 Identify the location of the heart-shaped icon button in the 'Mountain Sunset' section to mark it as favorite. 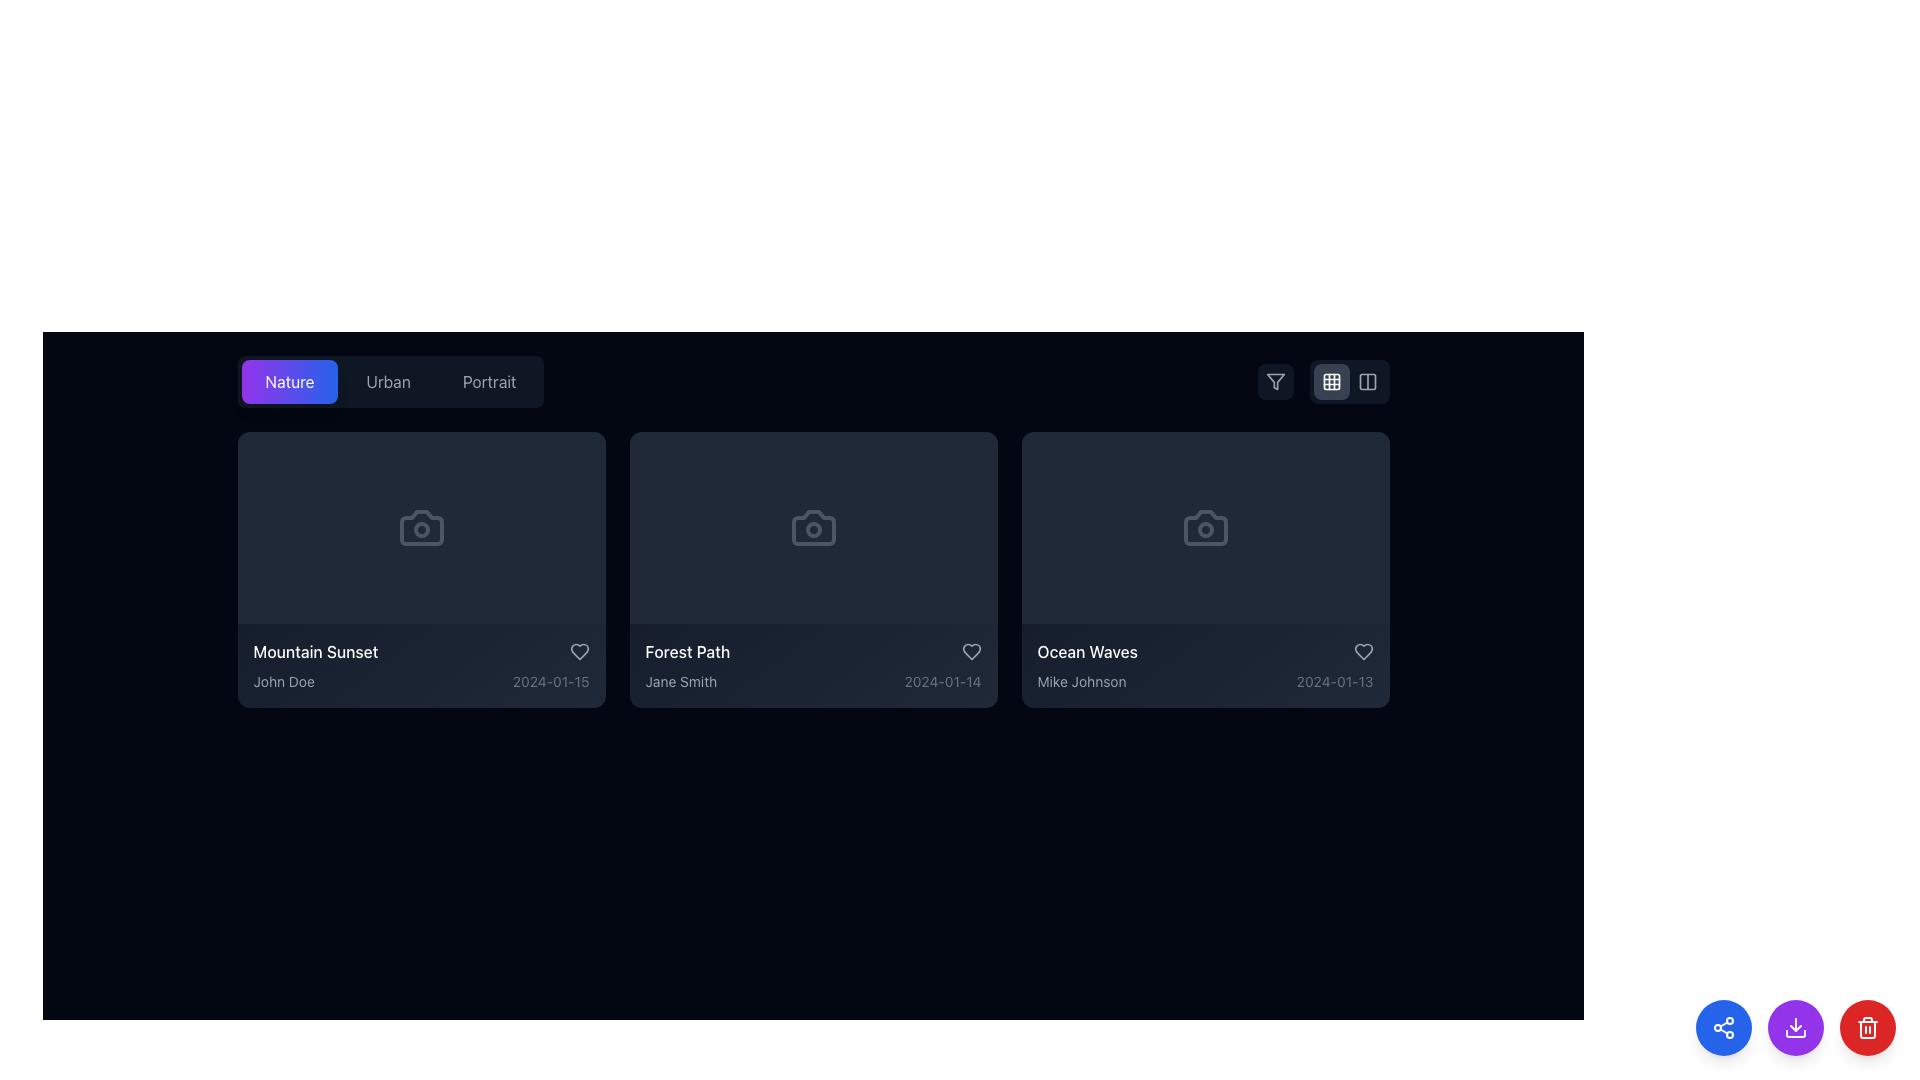
(578, 651).